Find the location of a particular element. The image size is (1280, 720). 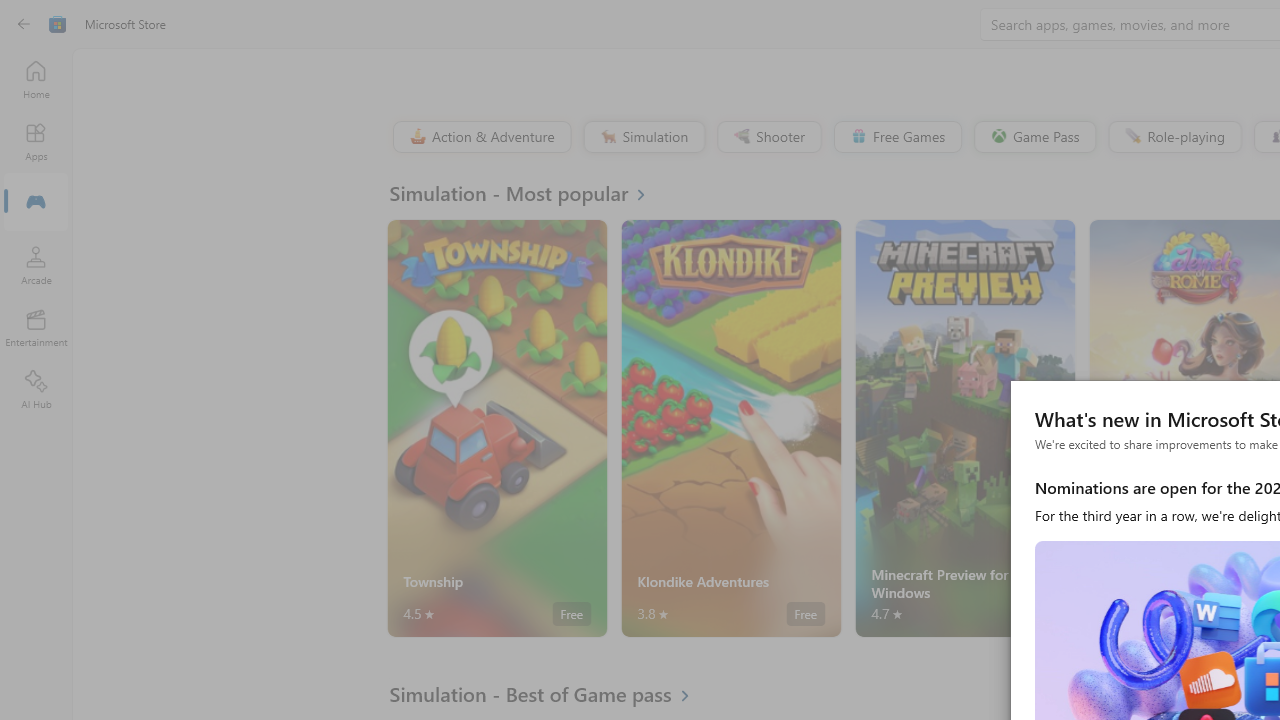

'Free Games' is located at coordinates (896, 135).